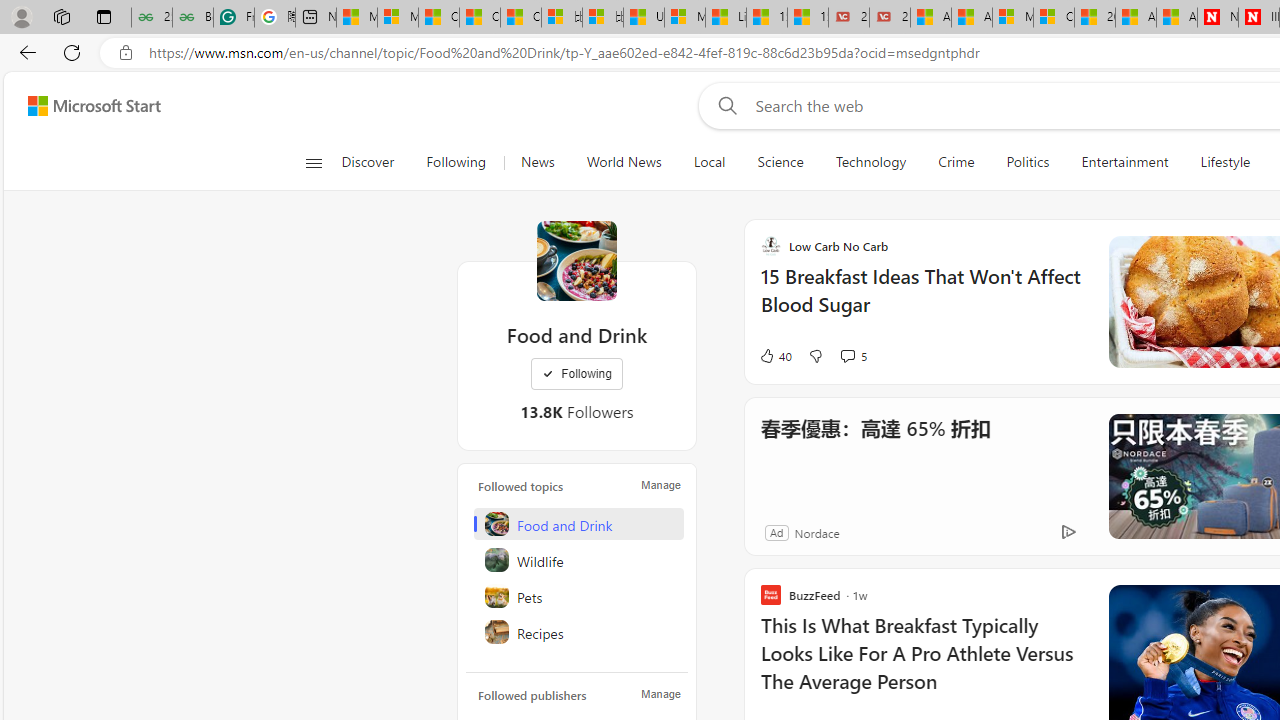  Describe the element at coordinates (889, 17) in the screenshot. I see `'21 Movies That Outdid the Books They Were Based On'` at that location.